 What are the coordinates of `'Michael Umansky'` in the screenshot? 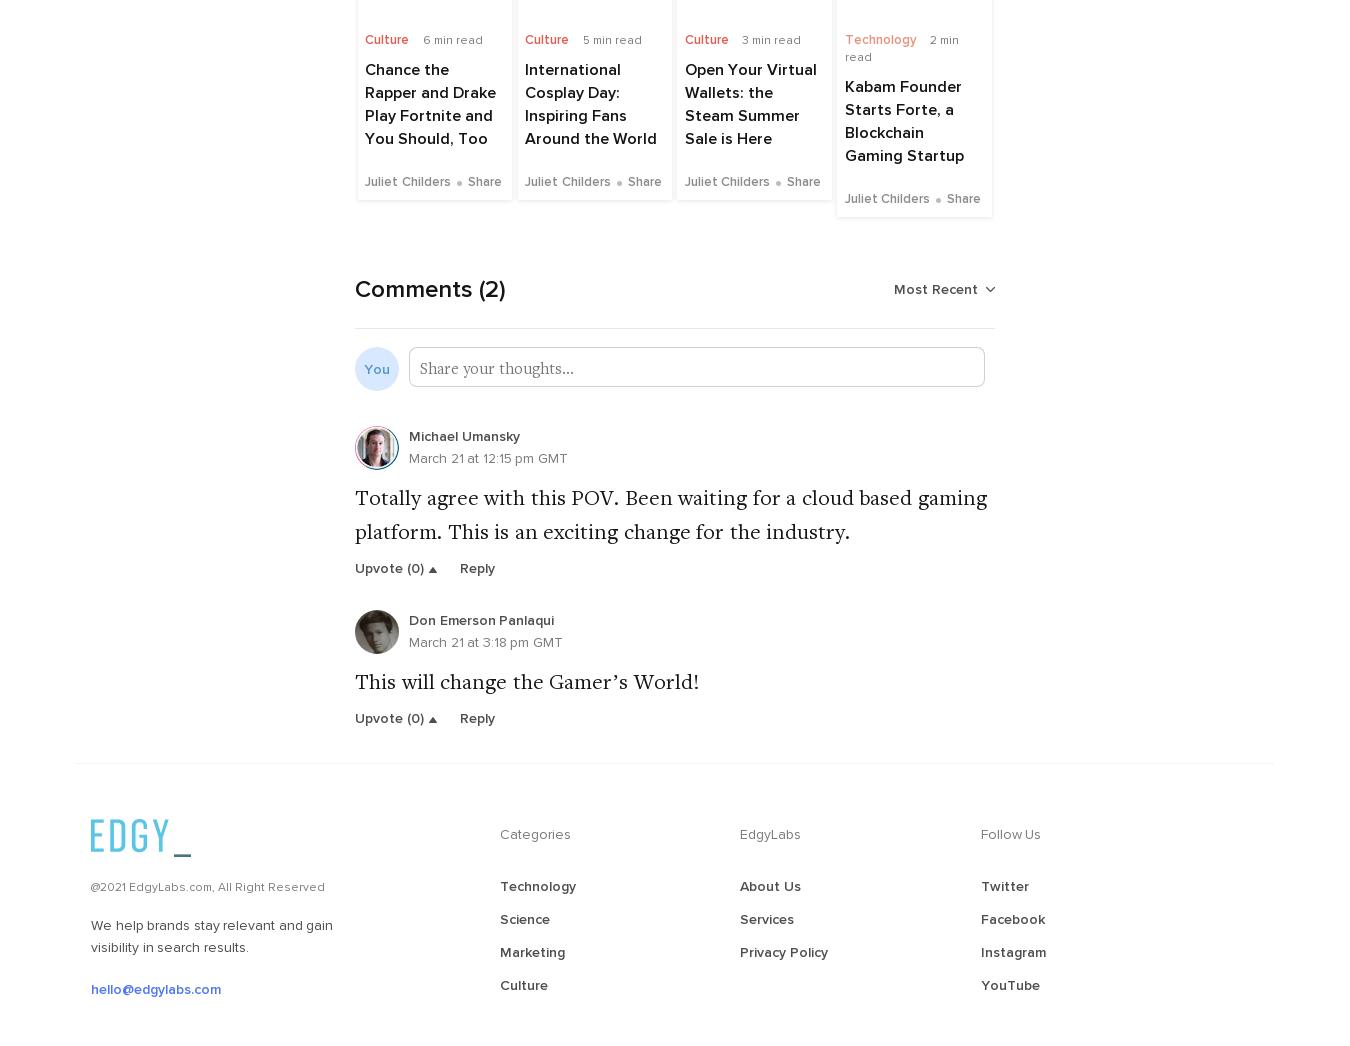 It's located at (462, 434).